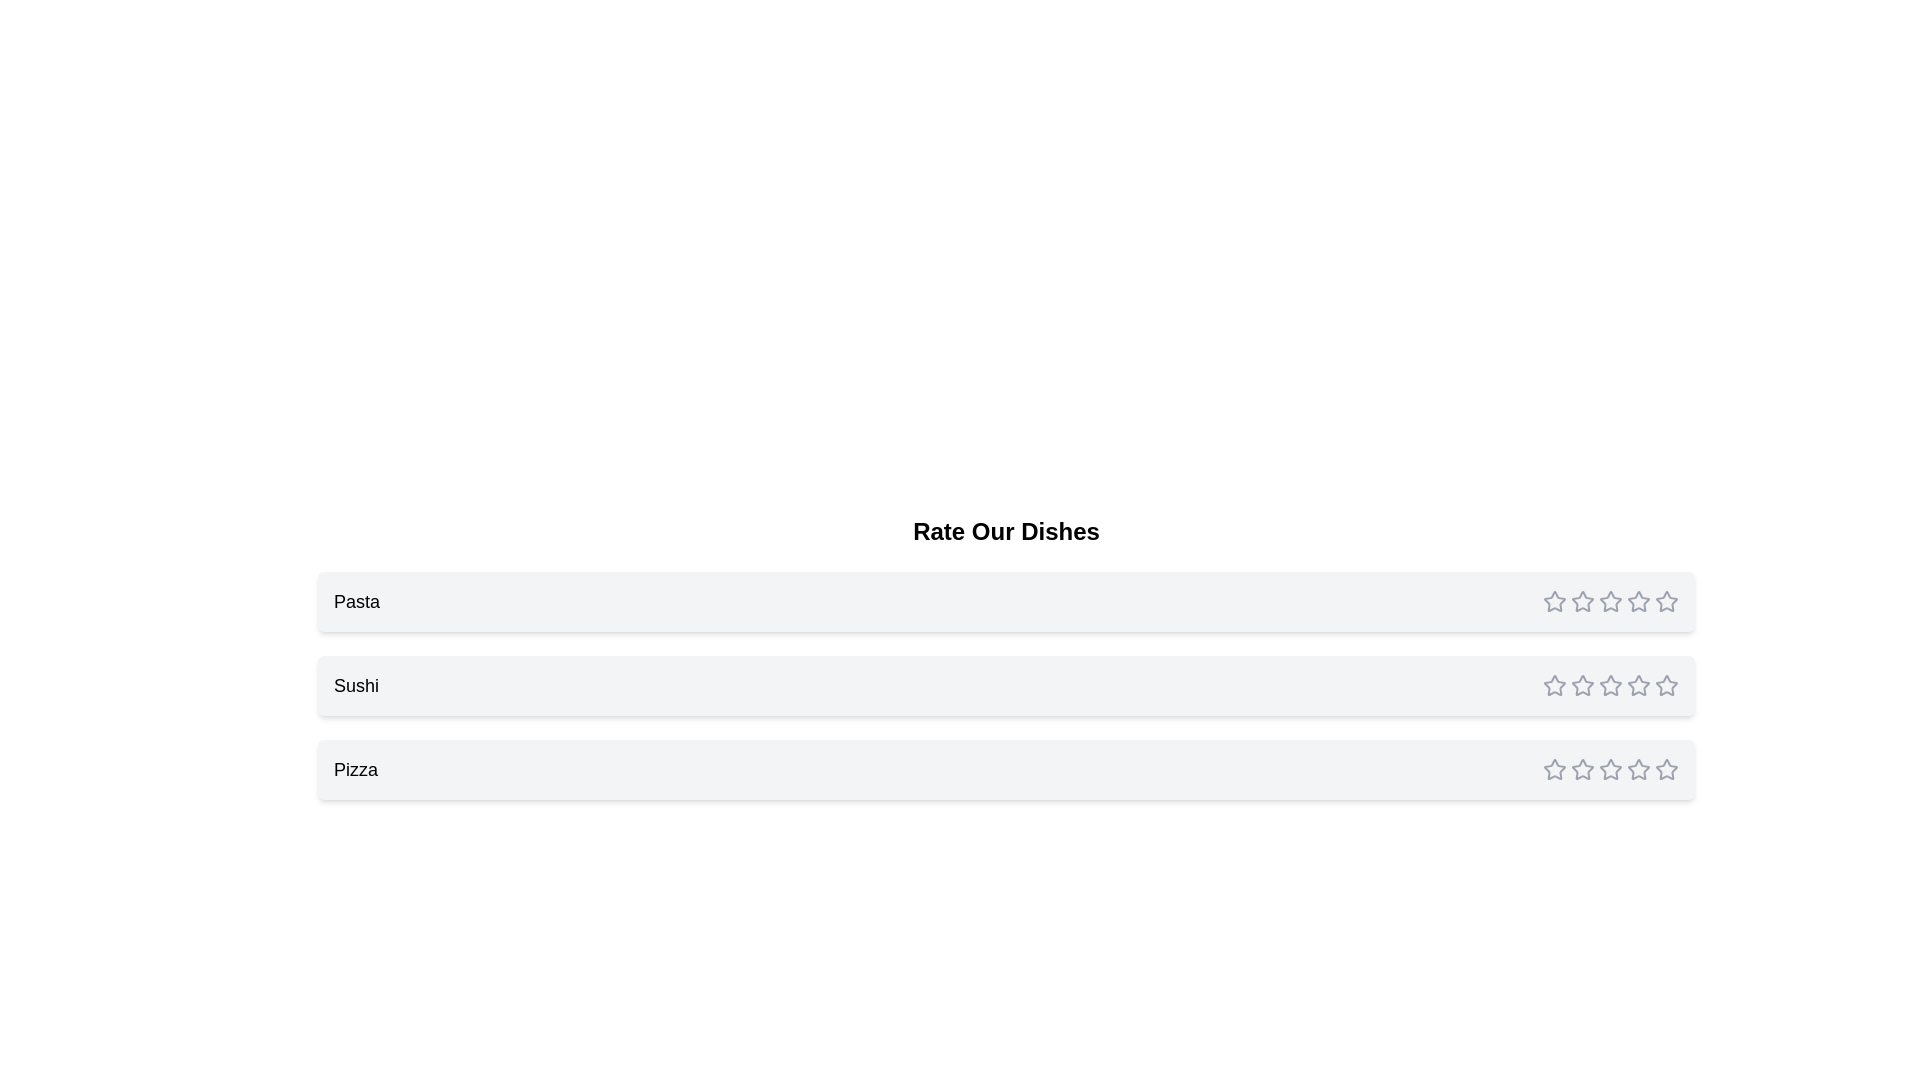 This screenshot has height=1080, width=1920. What do you see at coordinates (1582, 769) in the screenshot?
I see `the second star in the 'Rate Our Dishes' section` at bounding box center [1582, 769].